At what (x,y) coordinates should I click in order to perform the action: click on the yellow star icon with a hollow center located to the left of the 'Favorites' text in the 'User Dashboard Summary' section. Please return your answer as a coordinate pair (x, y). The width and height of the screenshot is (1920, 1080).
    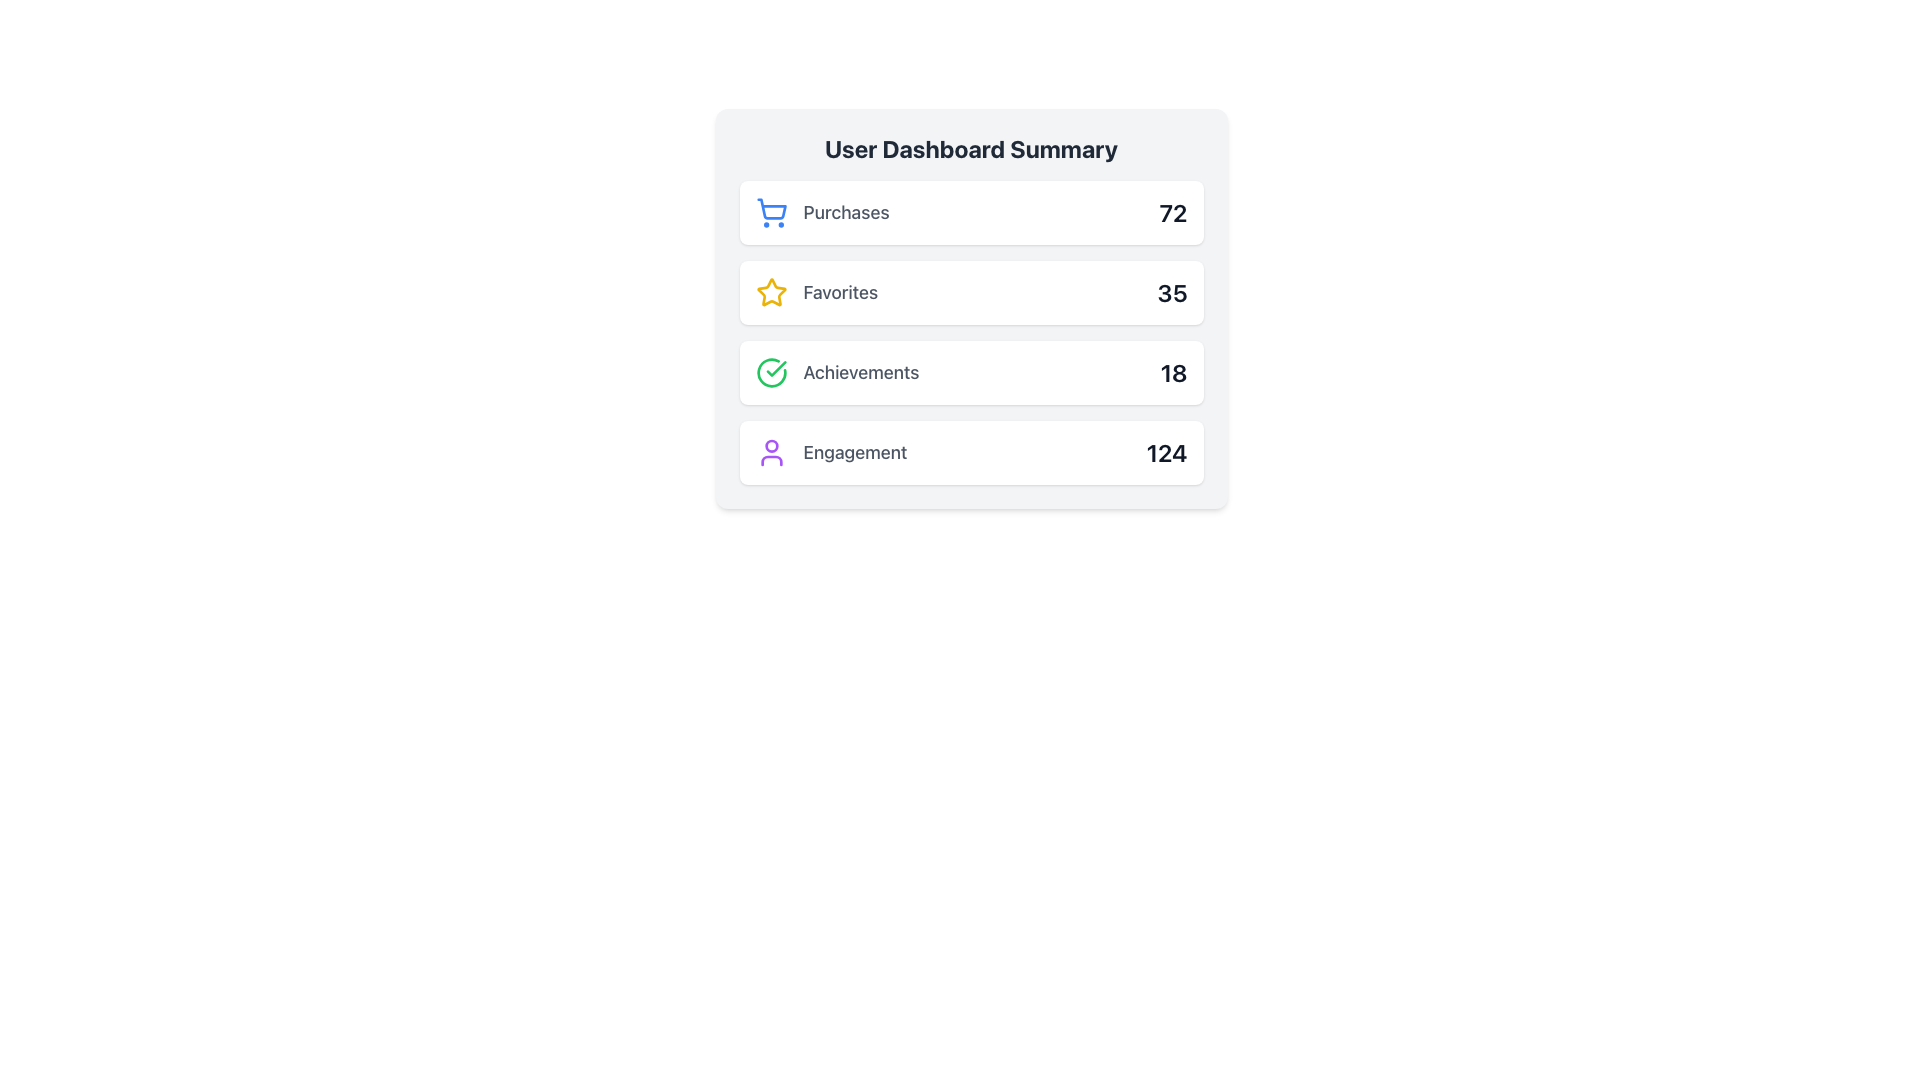
    Looking at the image, I should click on (770, 292).